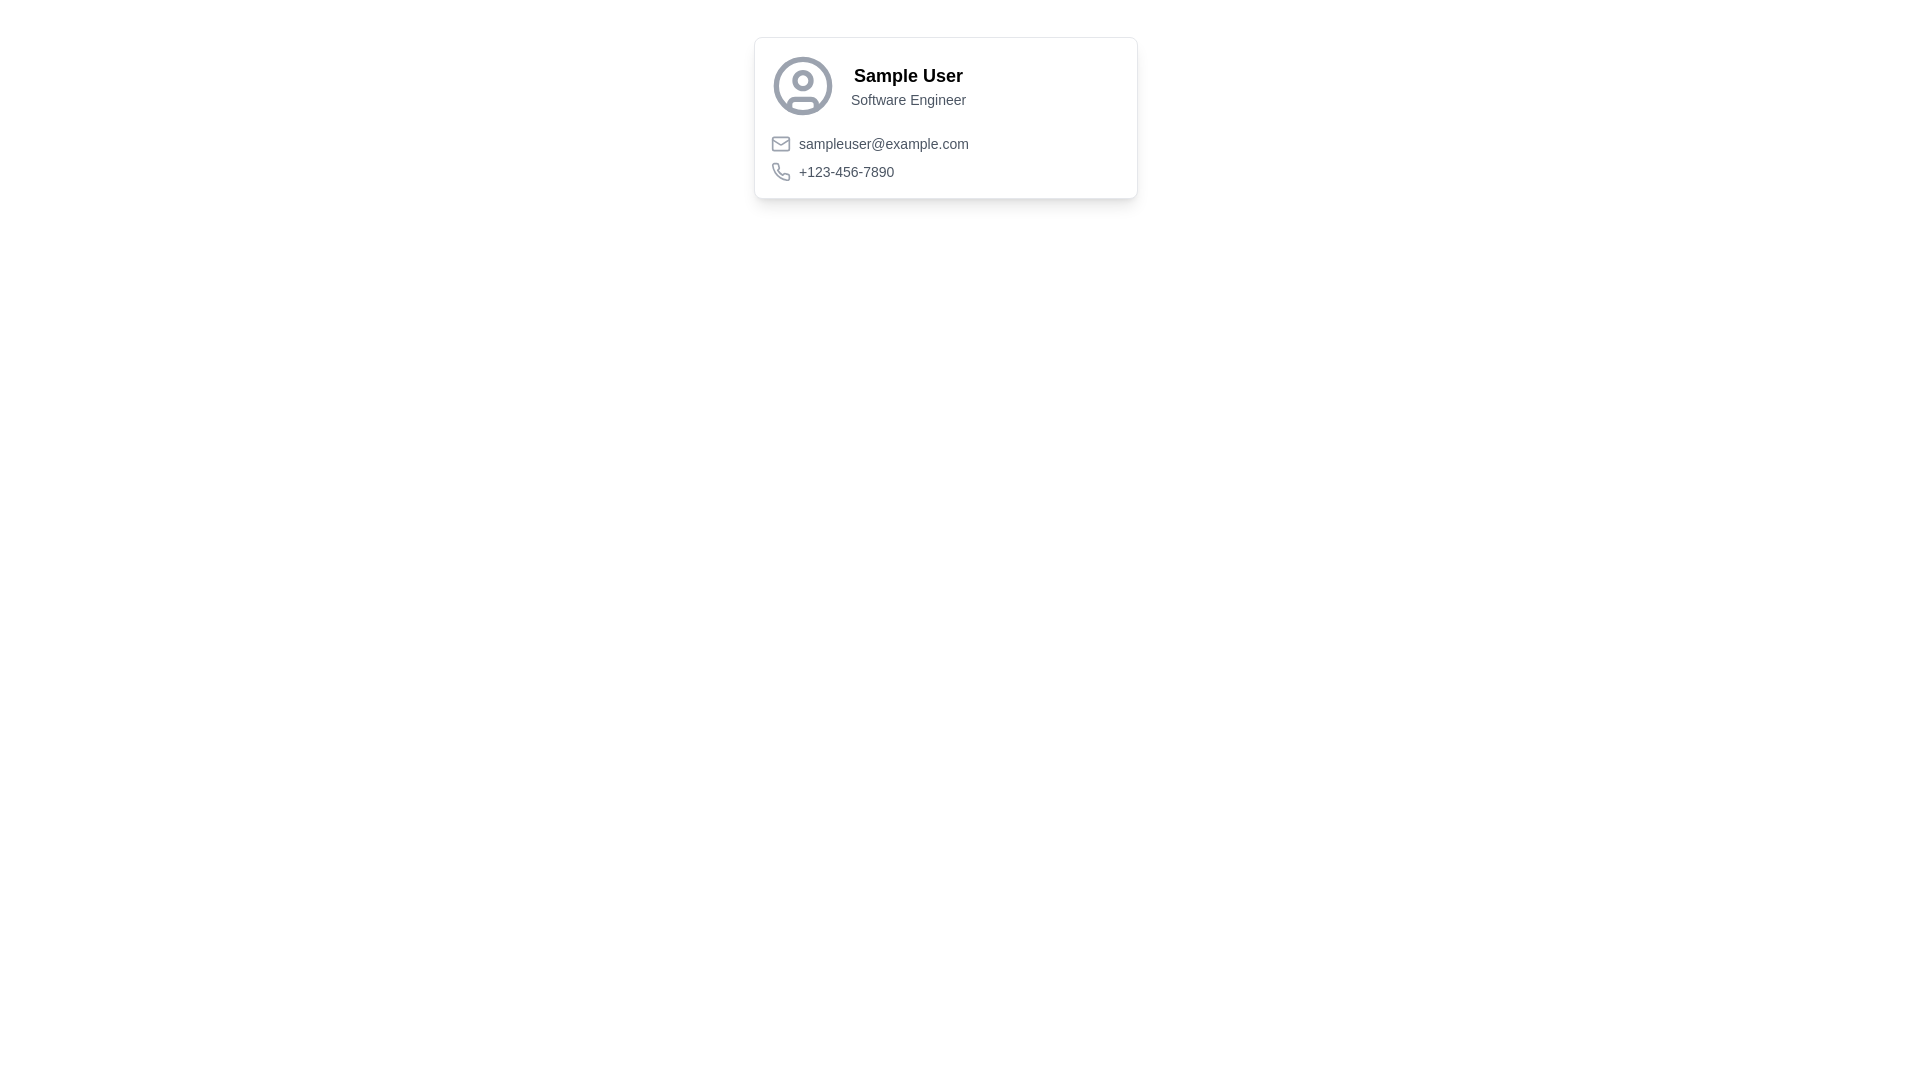 Image resolution: width=1920 pixels, height=1080 pixels. I want to click on the text label displaying the phone number '+123-456-7890' located at the bottom-left section of the user profile card, next to the phone icon, so click(846, 171).